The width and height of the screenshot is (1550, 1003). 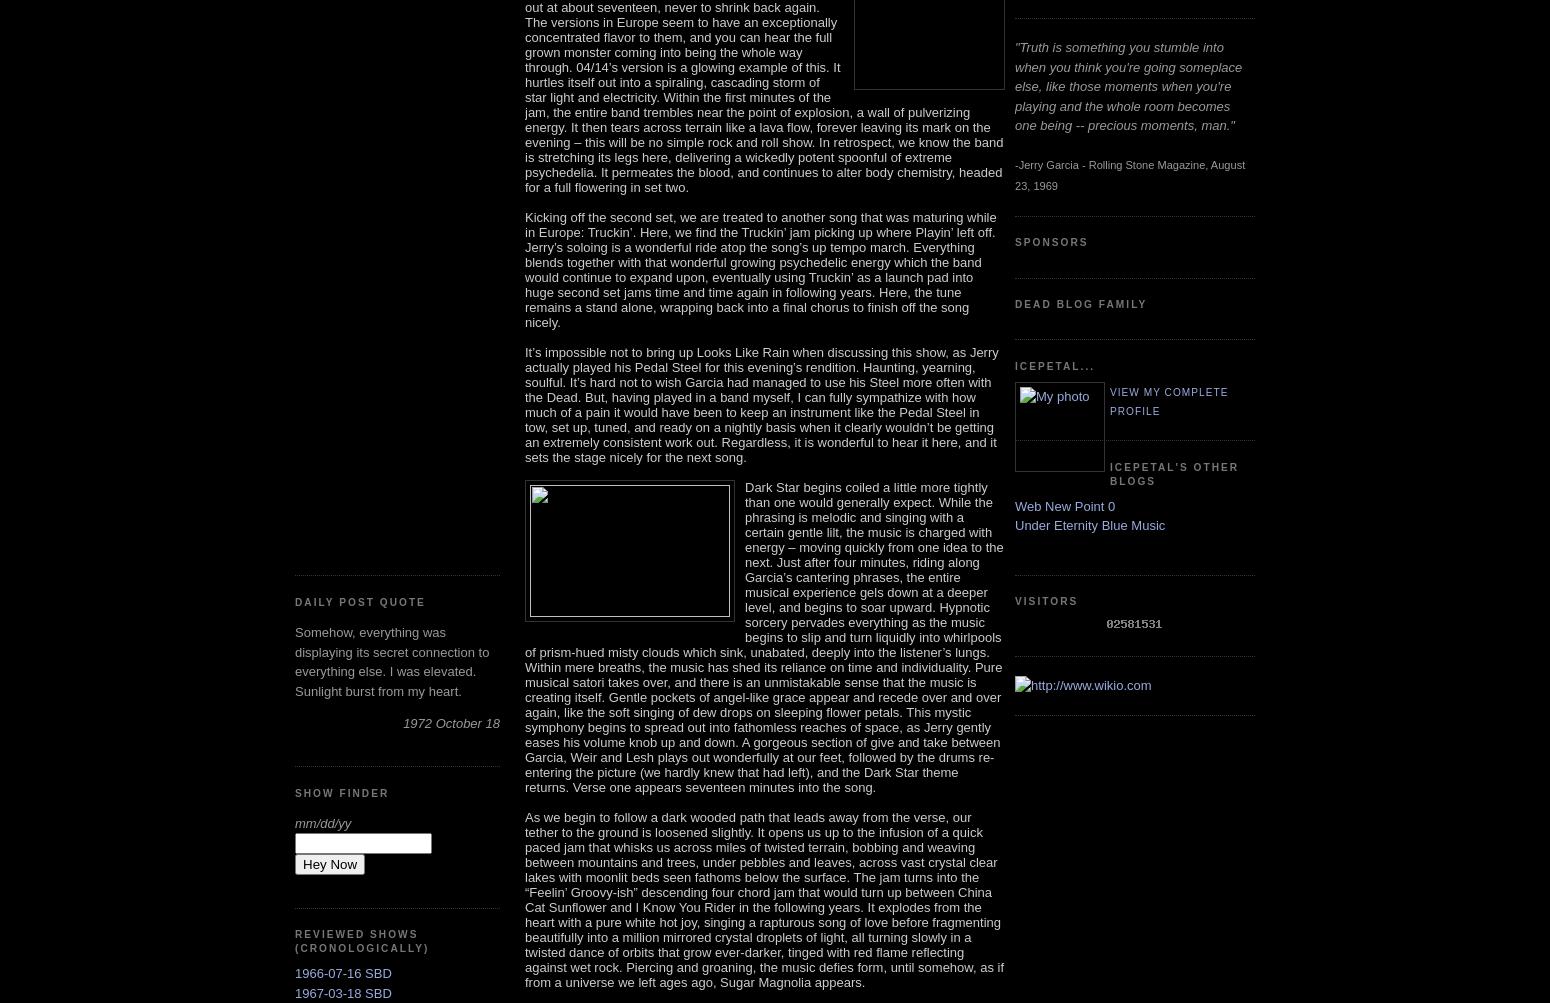 I want to click on 'Sponsors', so click(x=1051, y=242).